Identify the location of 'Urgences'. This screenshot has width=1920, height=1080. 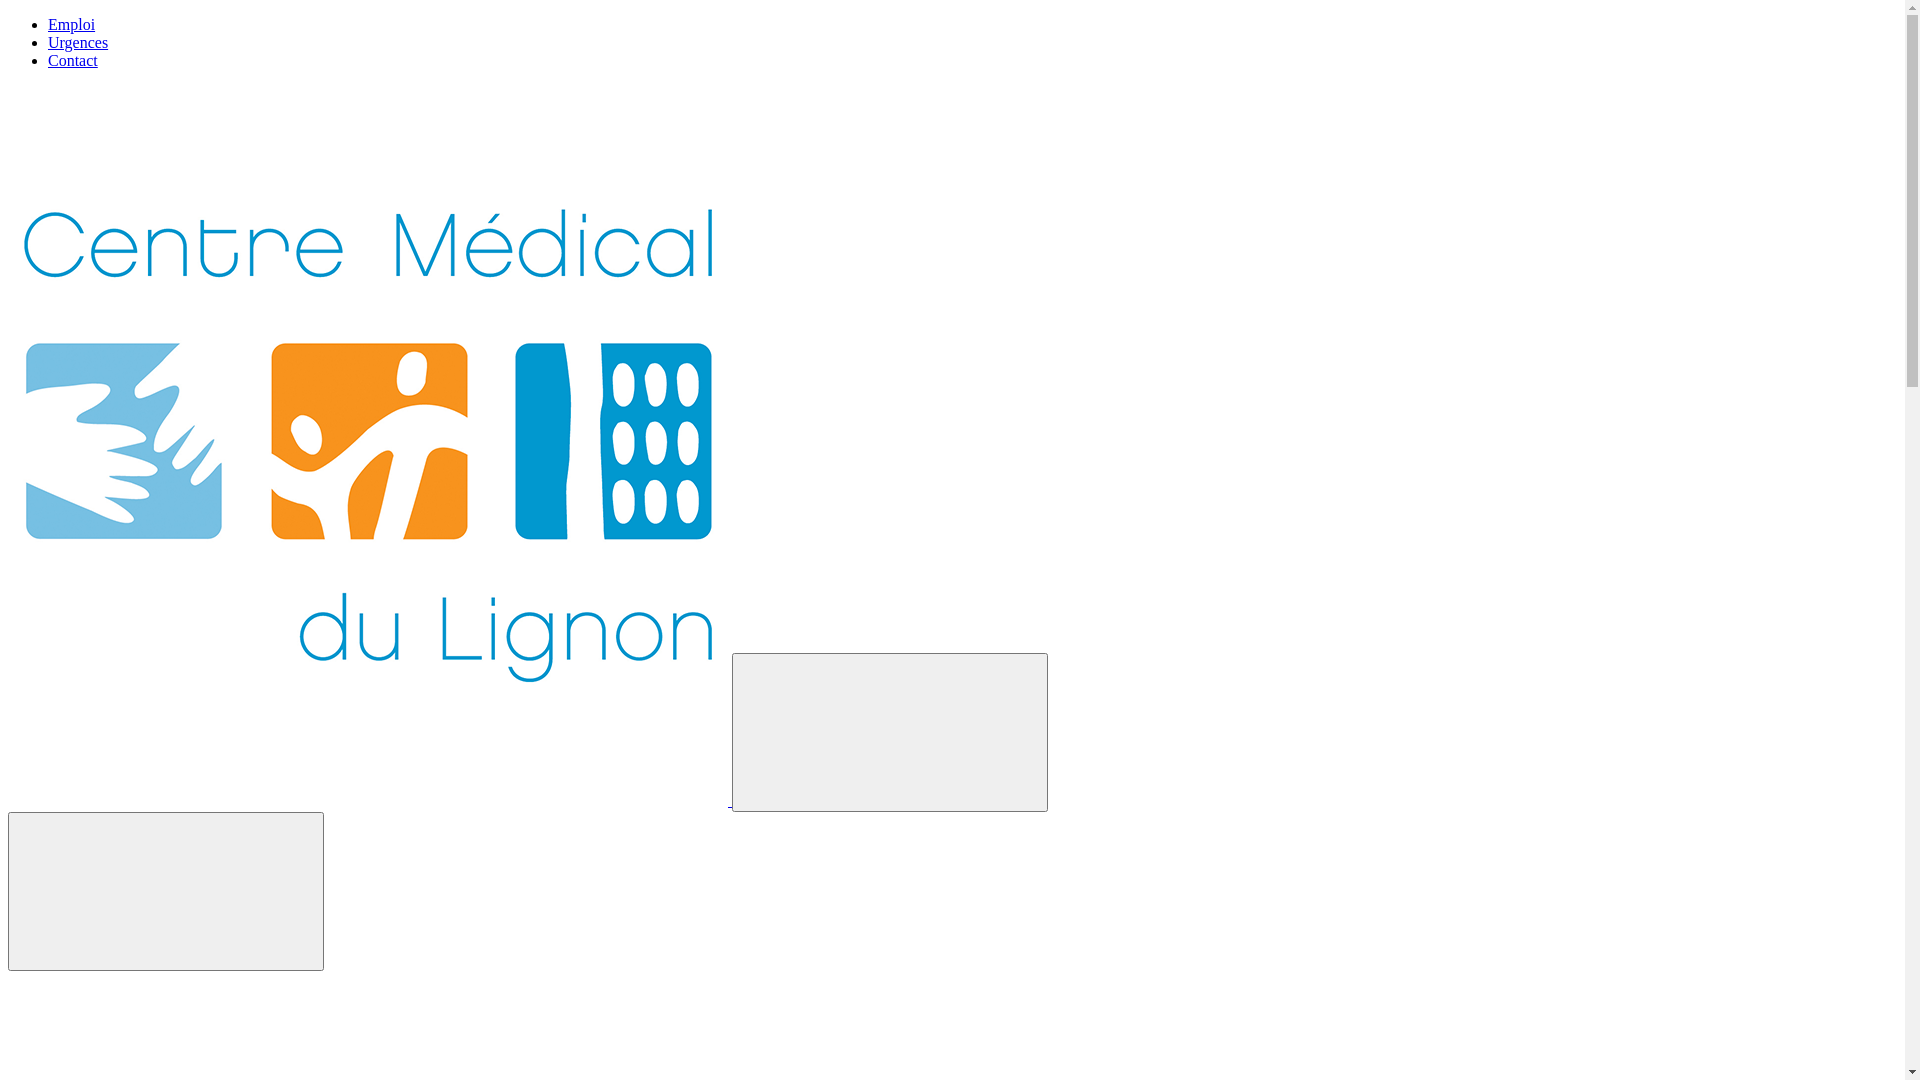
(48, 42).